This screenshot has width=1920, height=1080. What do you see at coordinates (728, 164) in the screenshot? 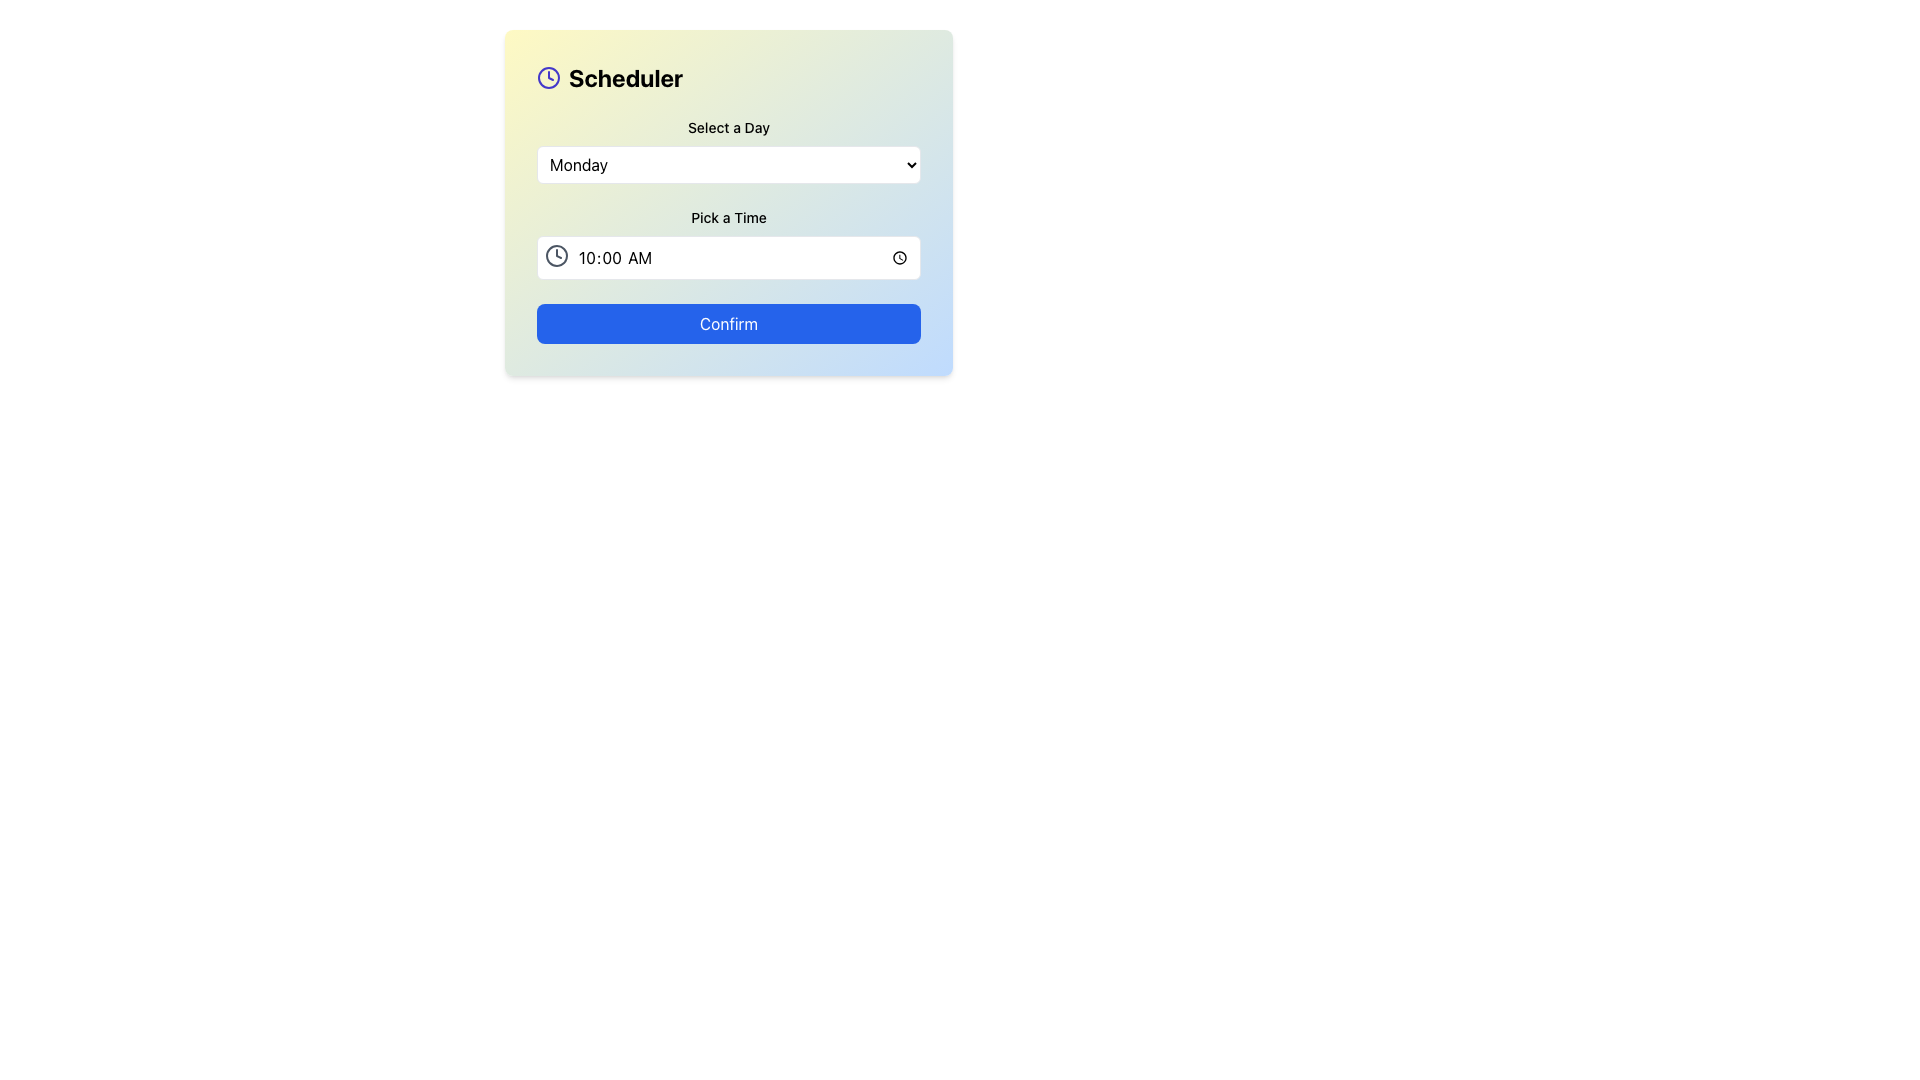
I see `the dropdown menu displaying 'Monday'` at bounding box center [728, 164].